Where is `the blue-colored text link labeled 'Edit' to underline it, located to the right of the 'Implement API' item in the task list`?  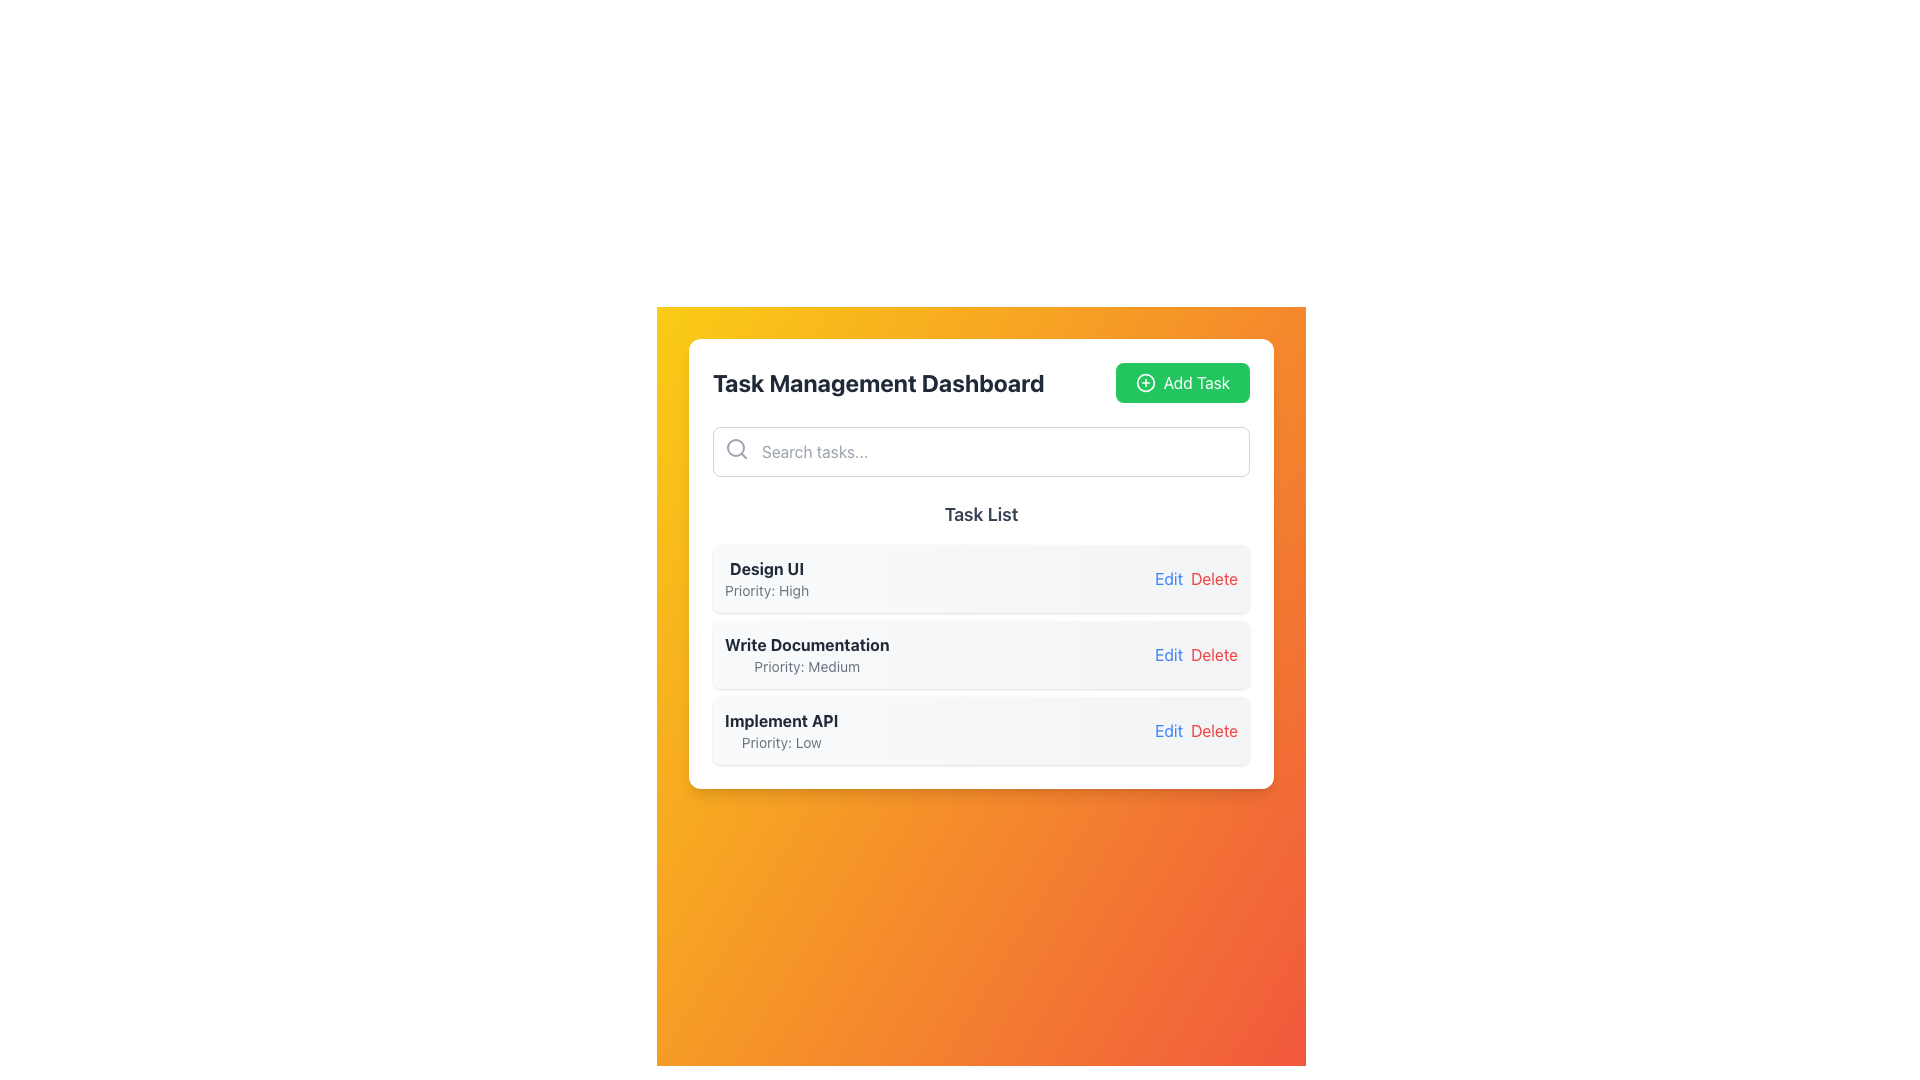
the blue-colored text link labeled 'Edit' to underline it, located to the right of the 'Implement API' item in the task list is located at coordinates (1169, 731).